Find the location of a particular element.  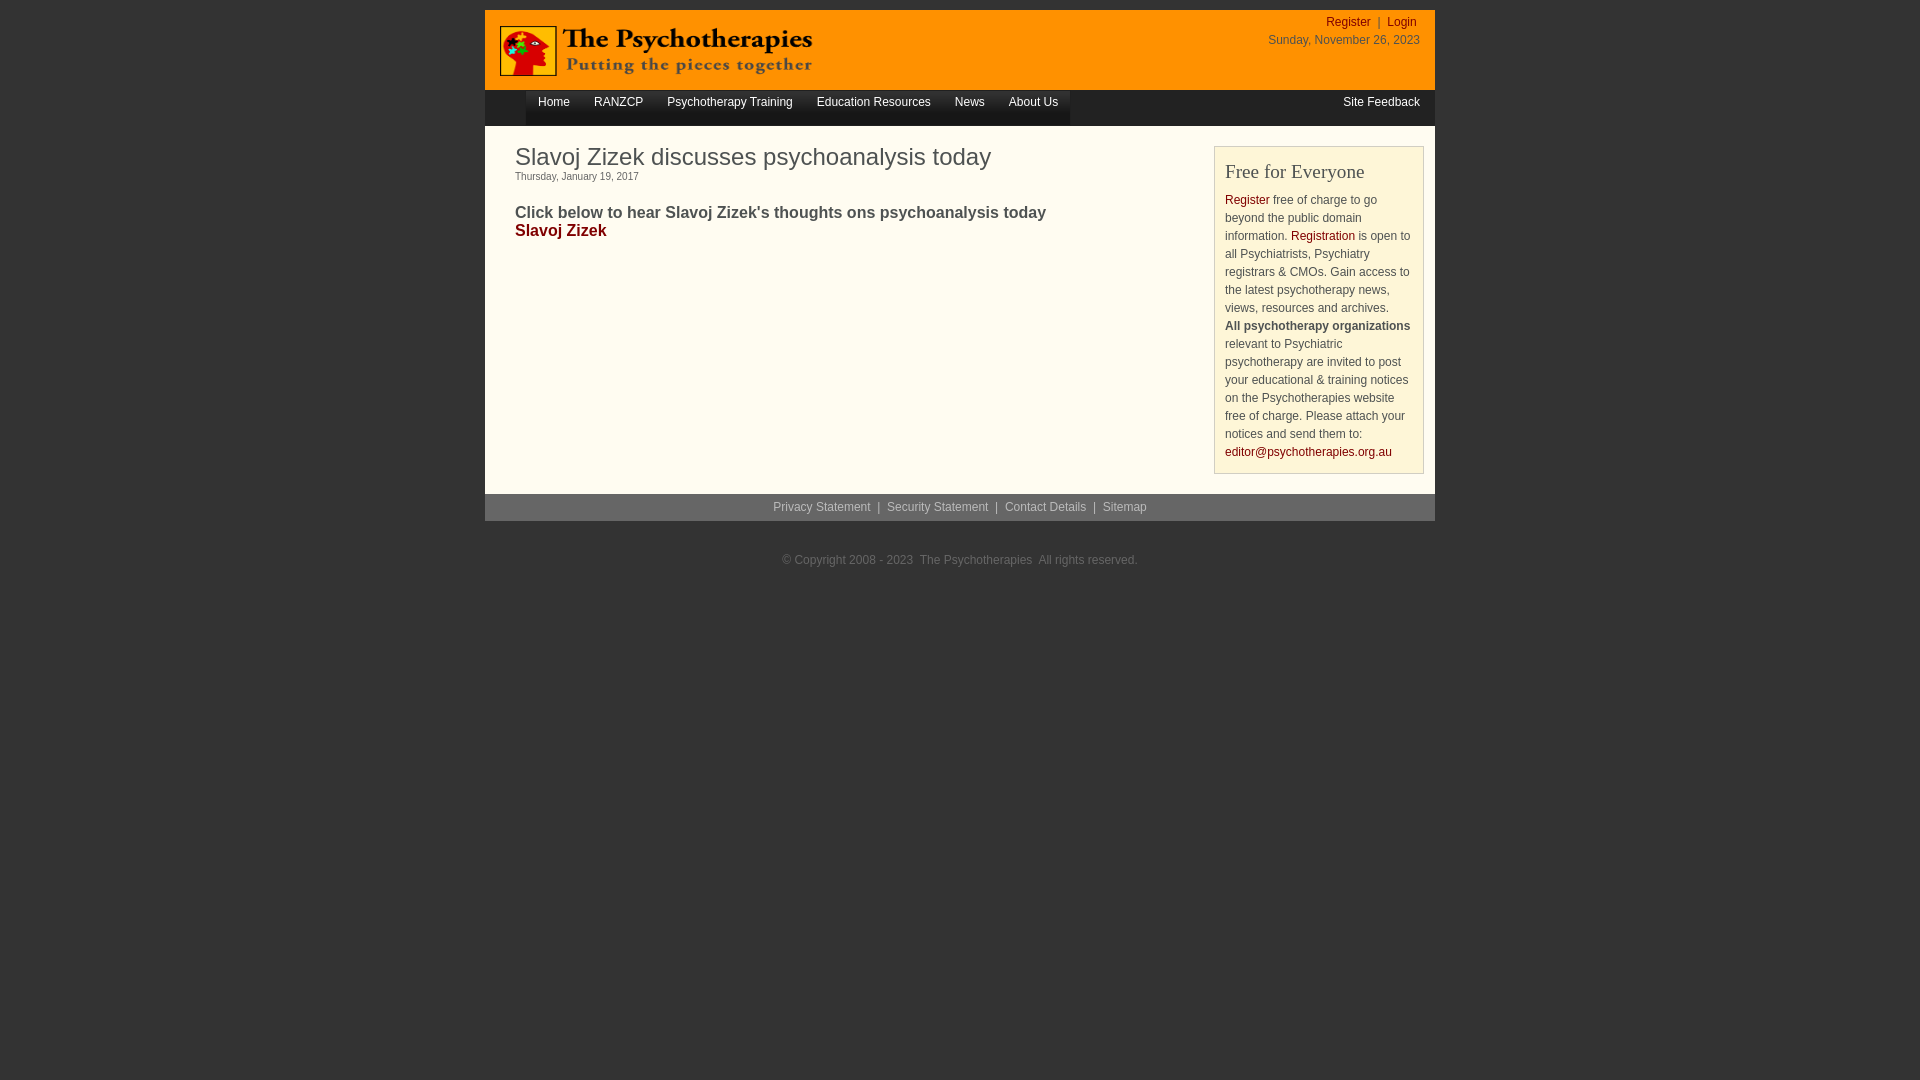

'RANZCP' is located at coordinates (617, 103).